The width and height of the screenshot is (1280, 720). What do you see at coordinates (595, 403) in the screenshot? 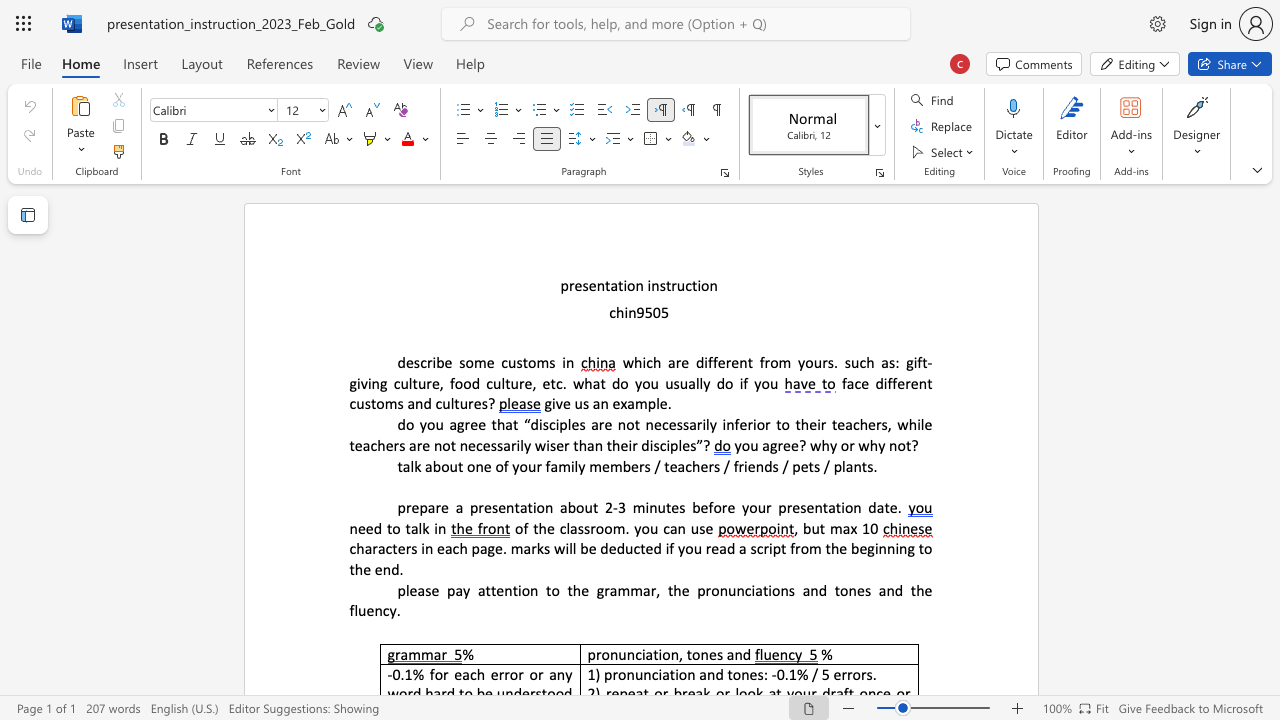
I see `the 1th character "a" in the text` at bounding box center [595, 403].